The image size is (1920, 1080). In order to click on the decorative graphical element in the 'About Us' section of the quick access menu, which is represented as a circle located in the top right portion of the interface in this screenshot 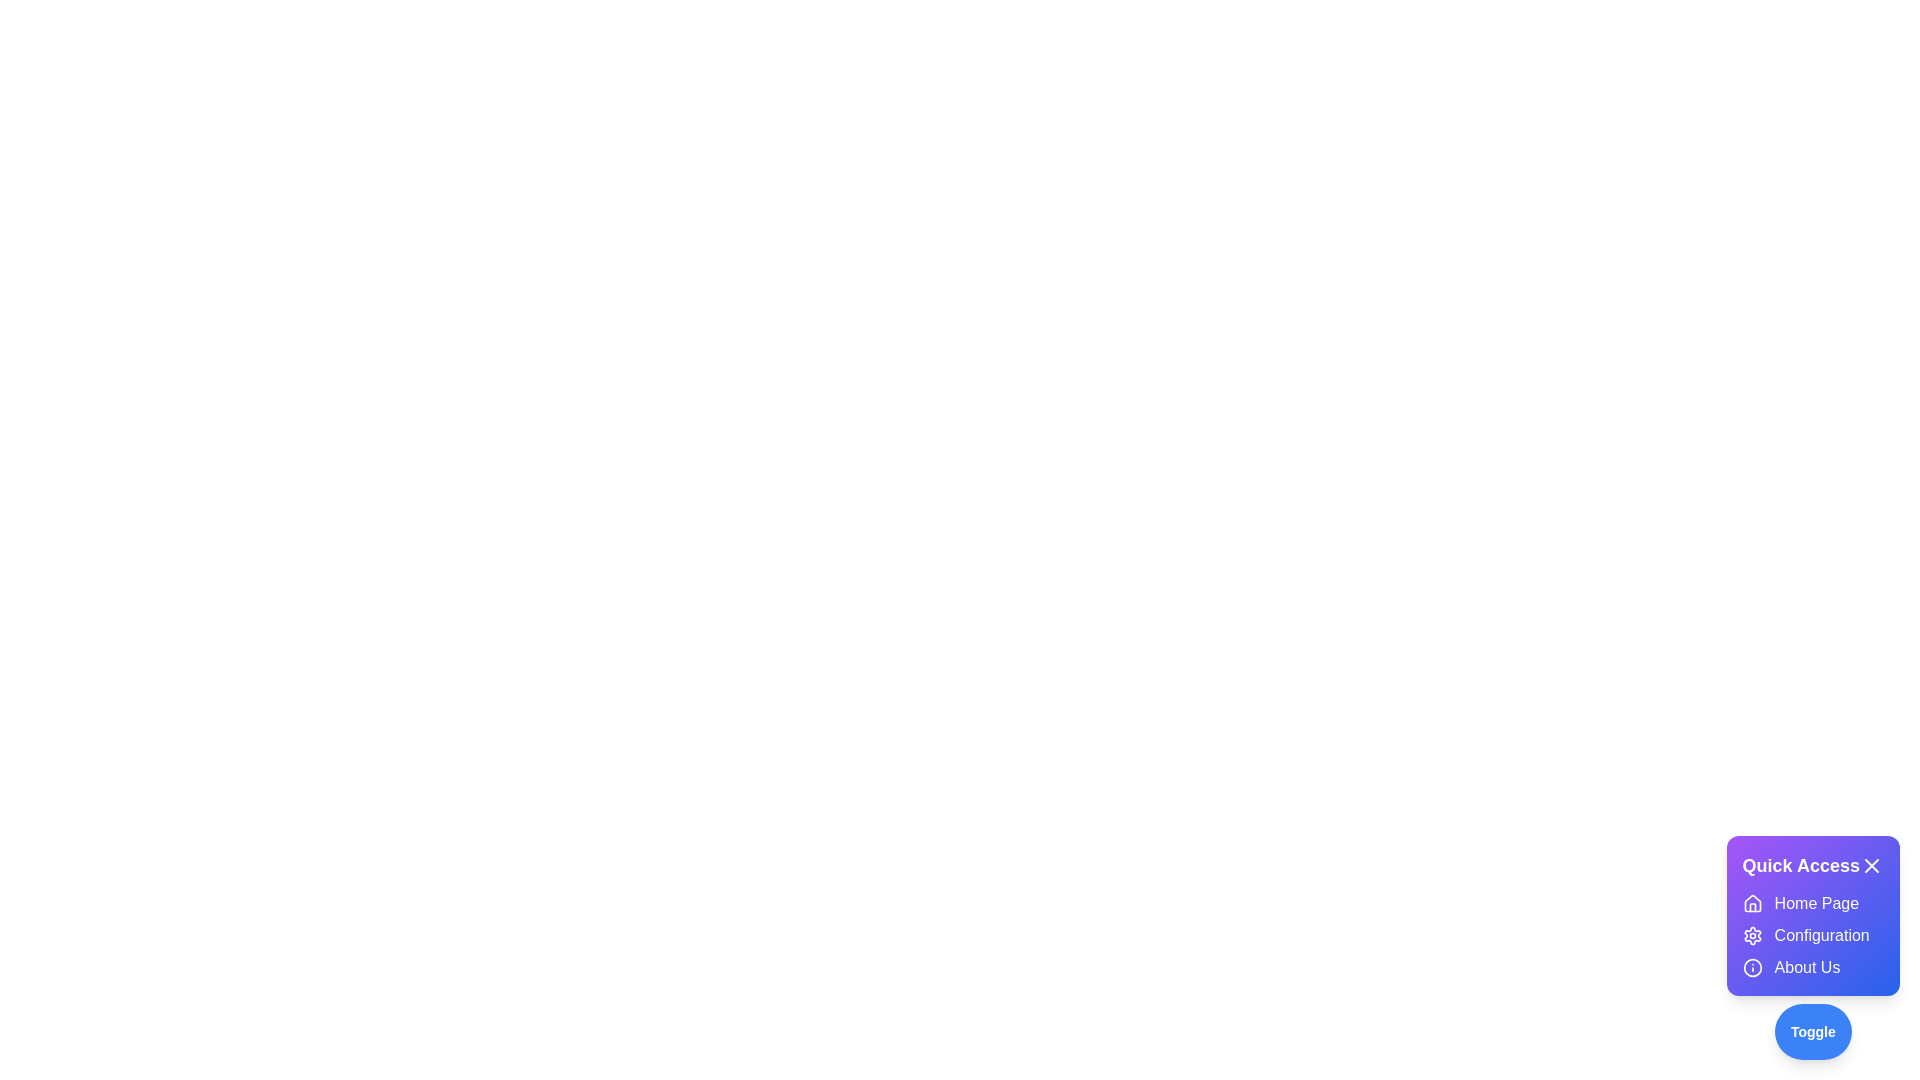, I will do `click(1751, 967)`.